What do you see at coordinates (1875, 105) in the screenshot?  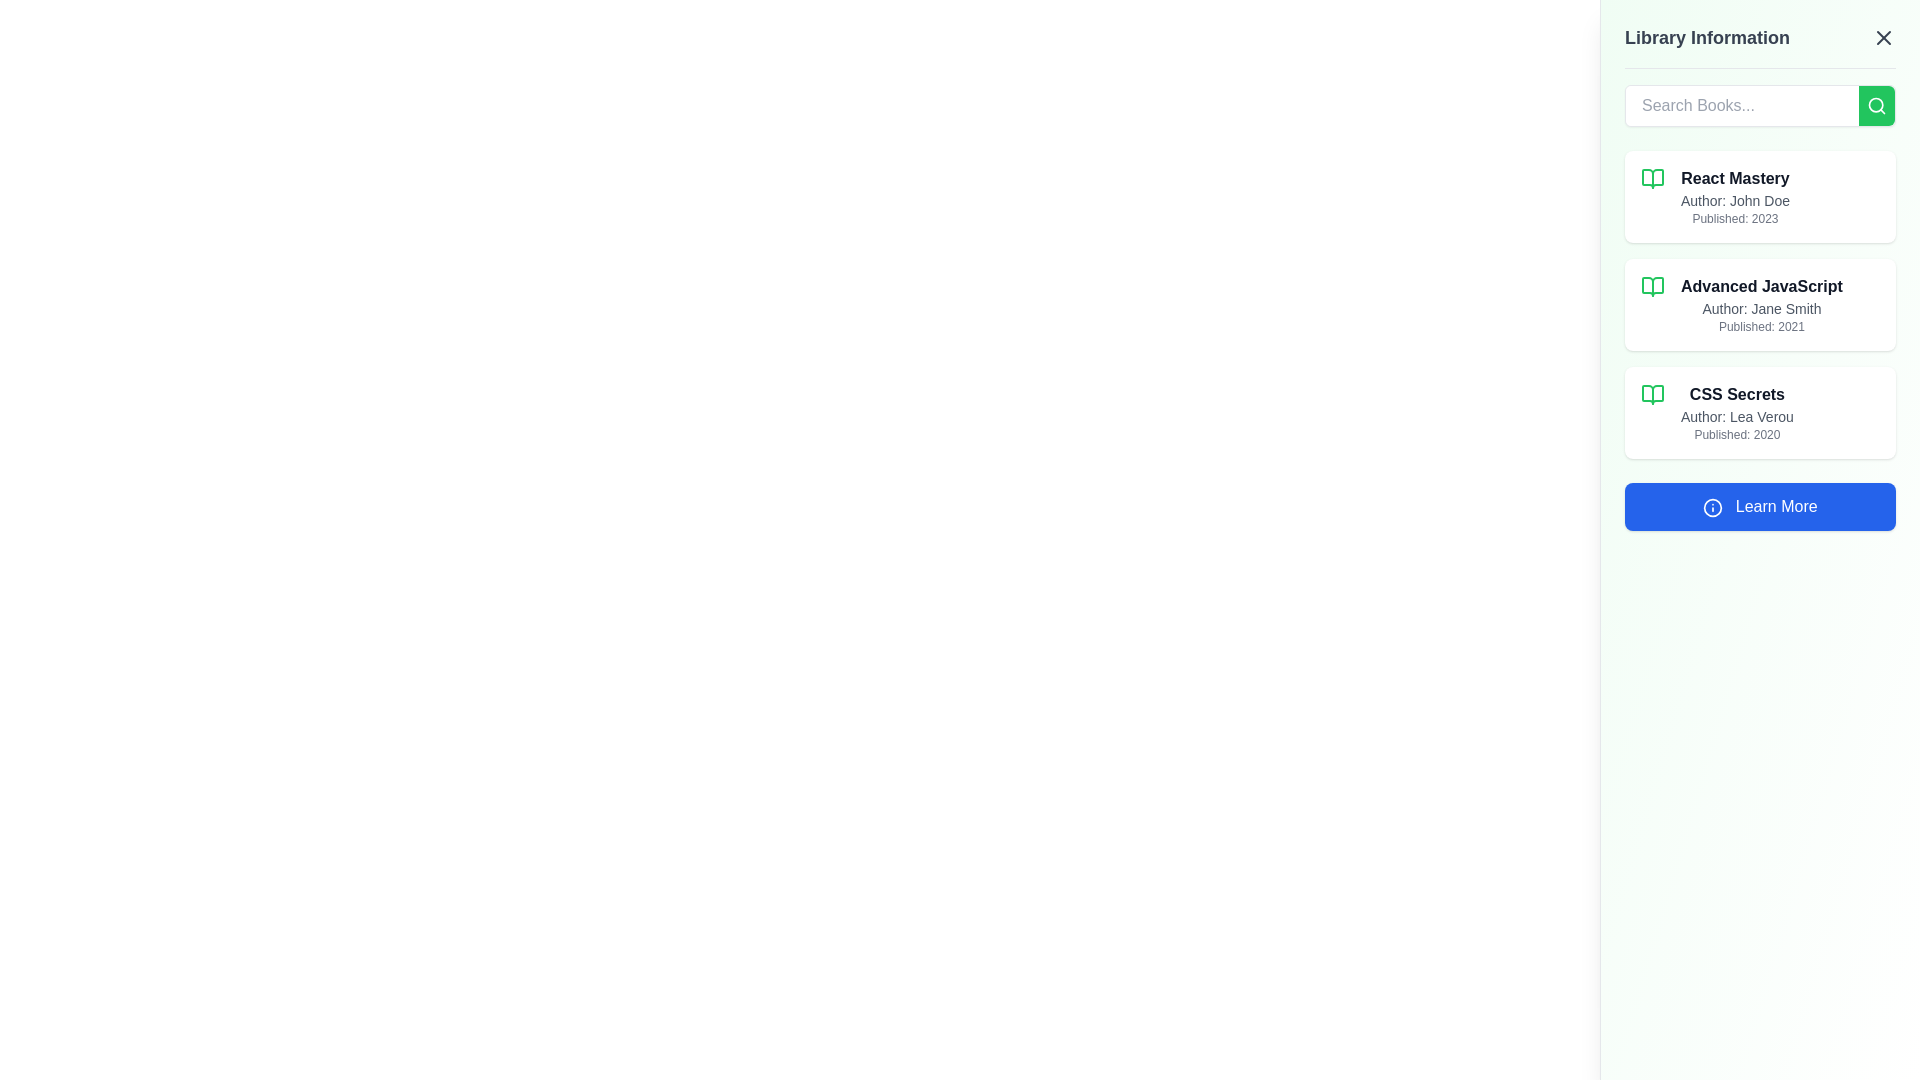 I see `the circular magnifying glass icon located in the top-right corner of the sidebar` at bounding box center [1875, 105].